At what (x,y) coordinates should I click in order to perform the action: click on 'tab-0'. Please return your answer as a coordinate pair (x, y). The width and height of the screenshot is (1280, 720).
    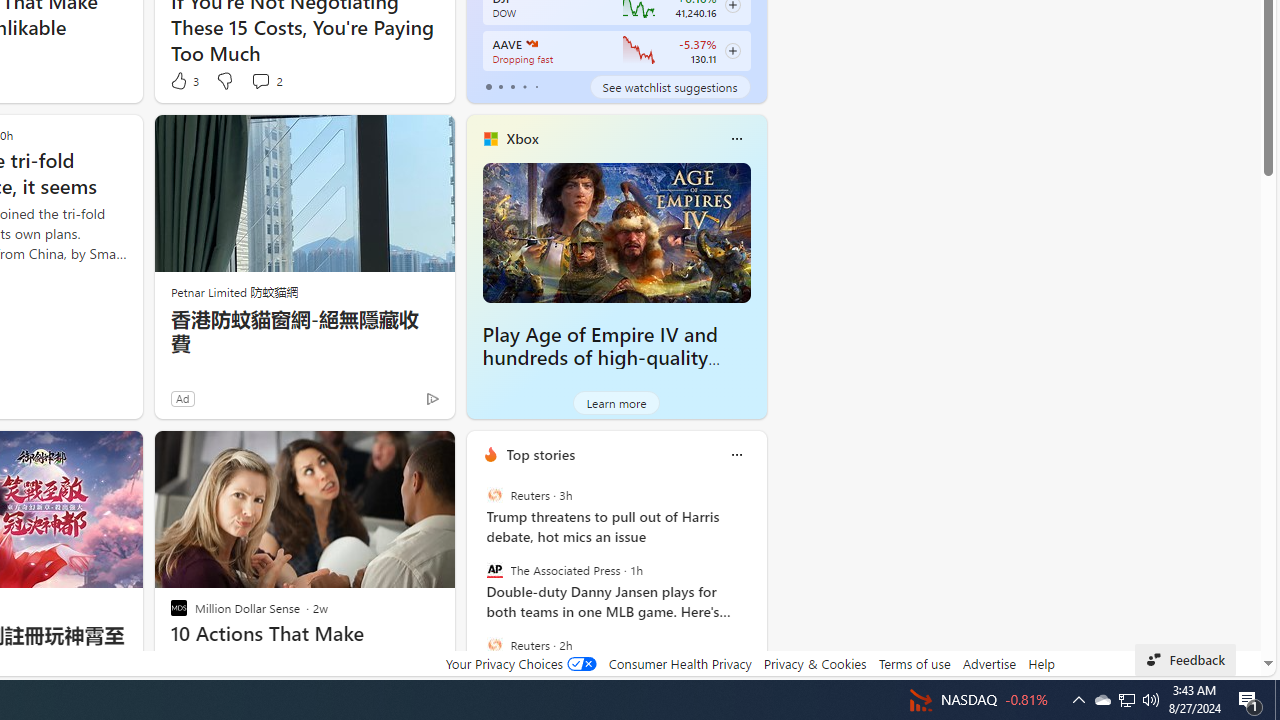
    Looking at the image, I should click on (488, 86).